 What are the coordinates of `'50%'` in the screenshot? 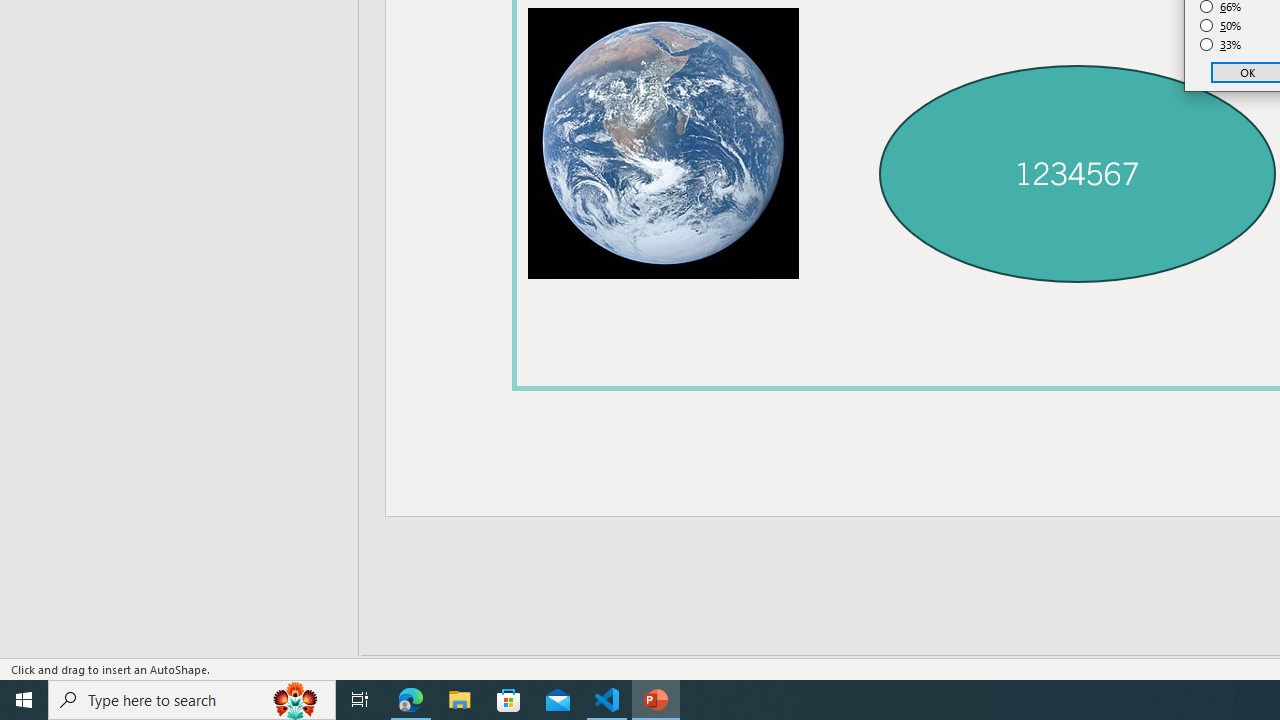 It's located at (1220, 25).